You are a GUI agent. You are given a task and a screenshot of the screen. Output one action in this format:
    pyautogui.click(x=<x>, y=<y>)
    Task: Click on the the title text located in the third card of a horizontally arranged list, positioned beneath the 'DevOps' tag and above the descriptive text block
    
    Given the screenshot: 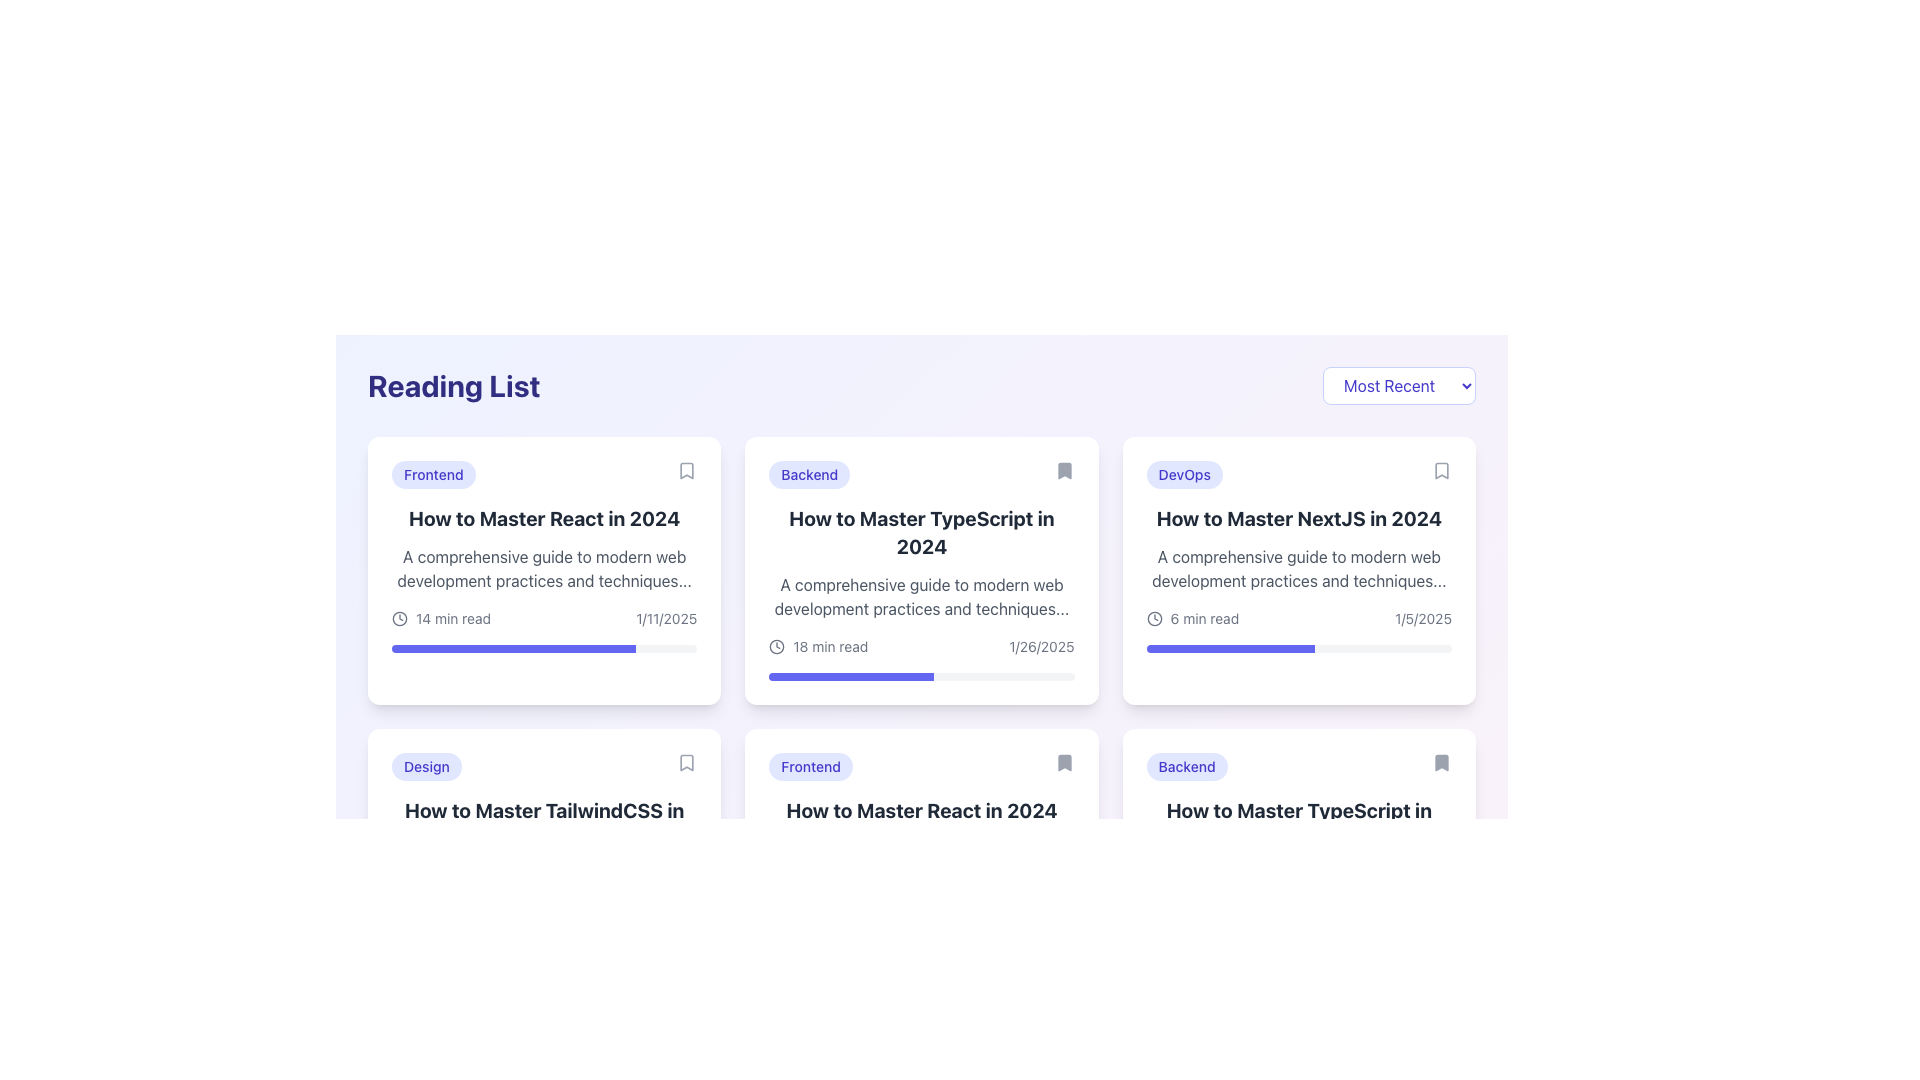 What is the action you would take?
    pyautogui.click(x=1299, y=518)
    